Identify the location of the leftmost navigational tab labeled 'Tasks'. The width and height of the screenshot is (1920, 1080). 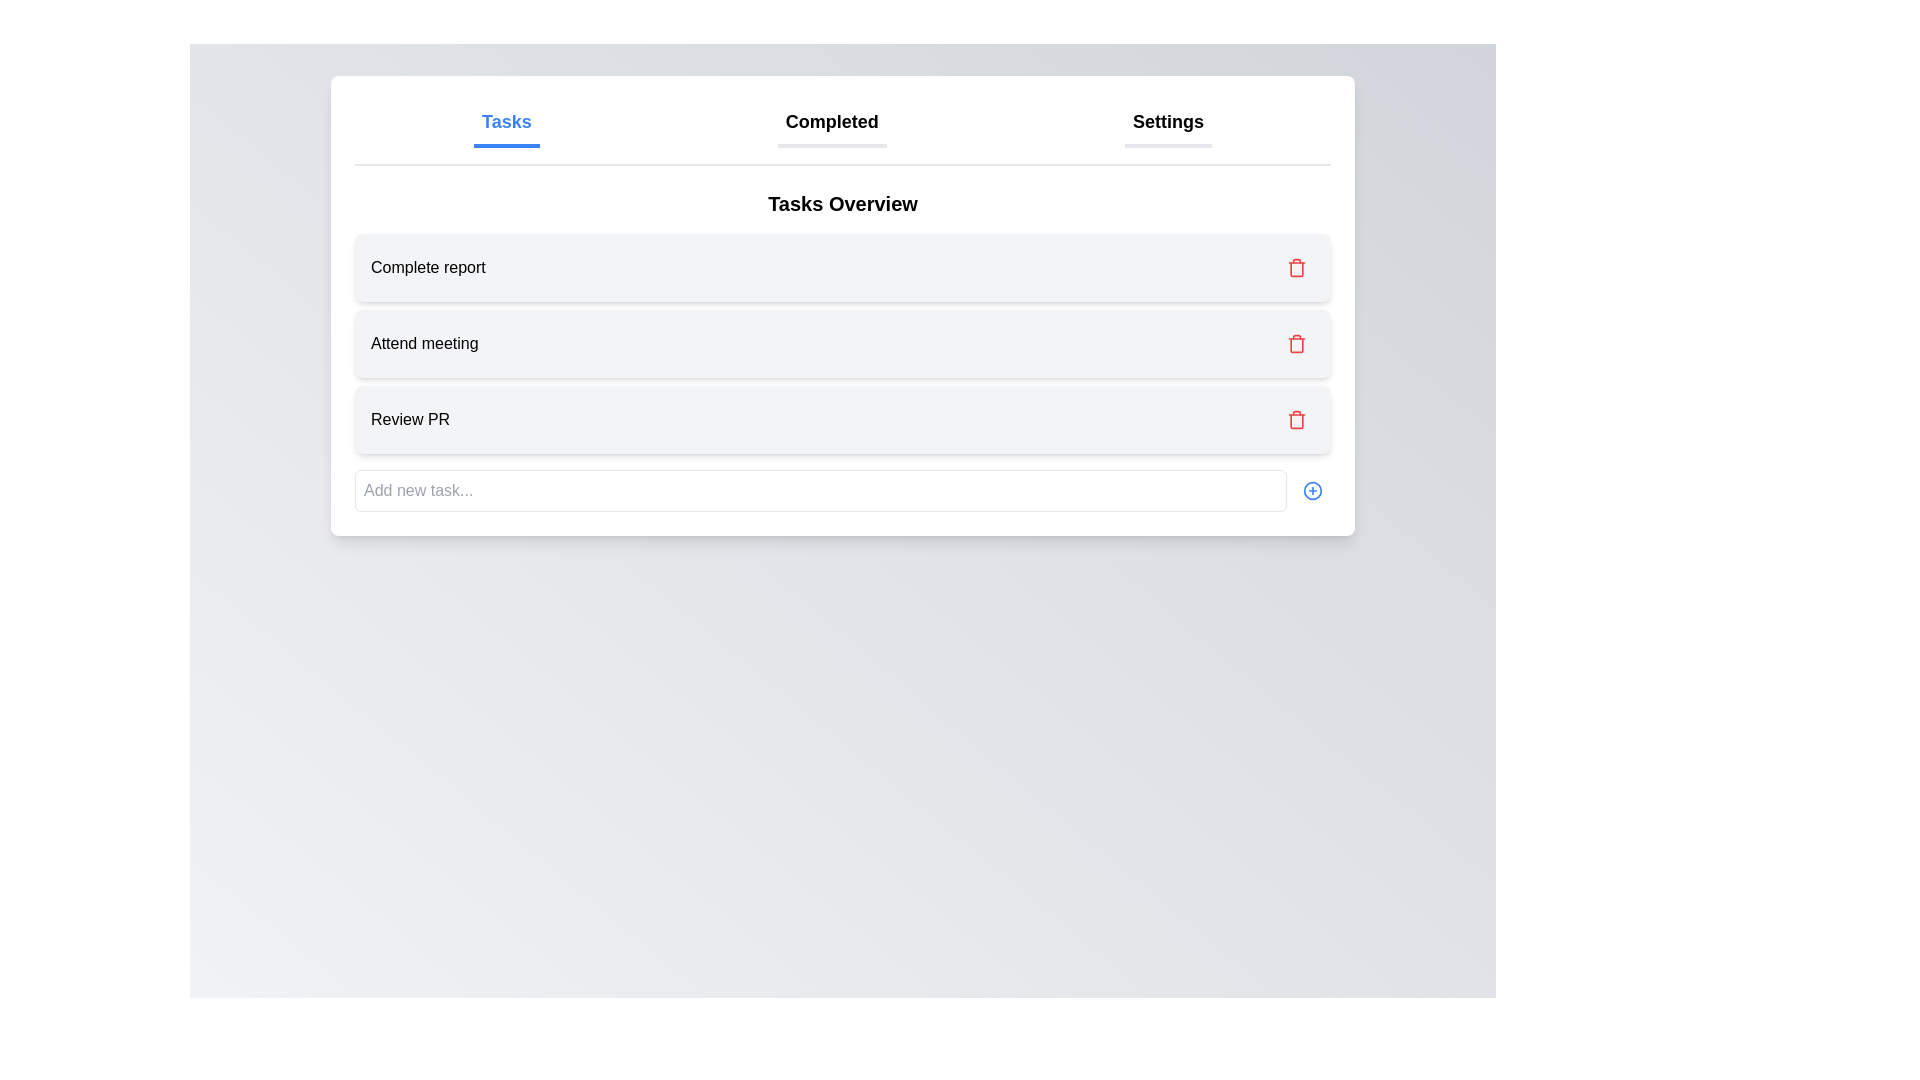
(506, 123).